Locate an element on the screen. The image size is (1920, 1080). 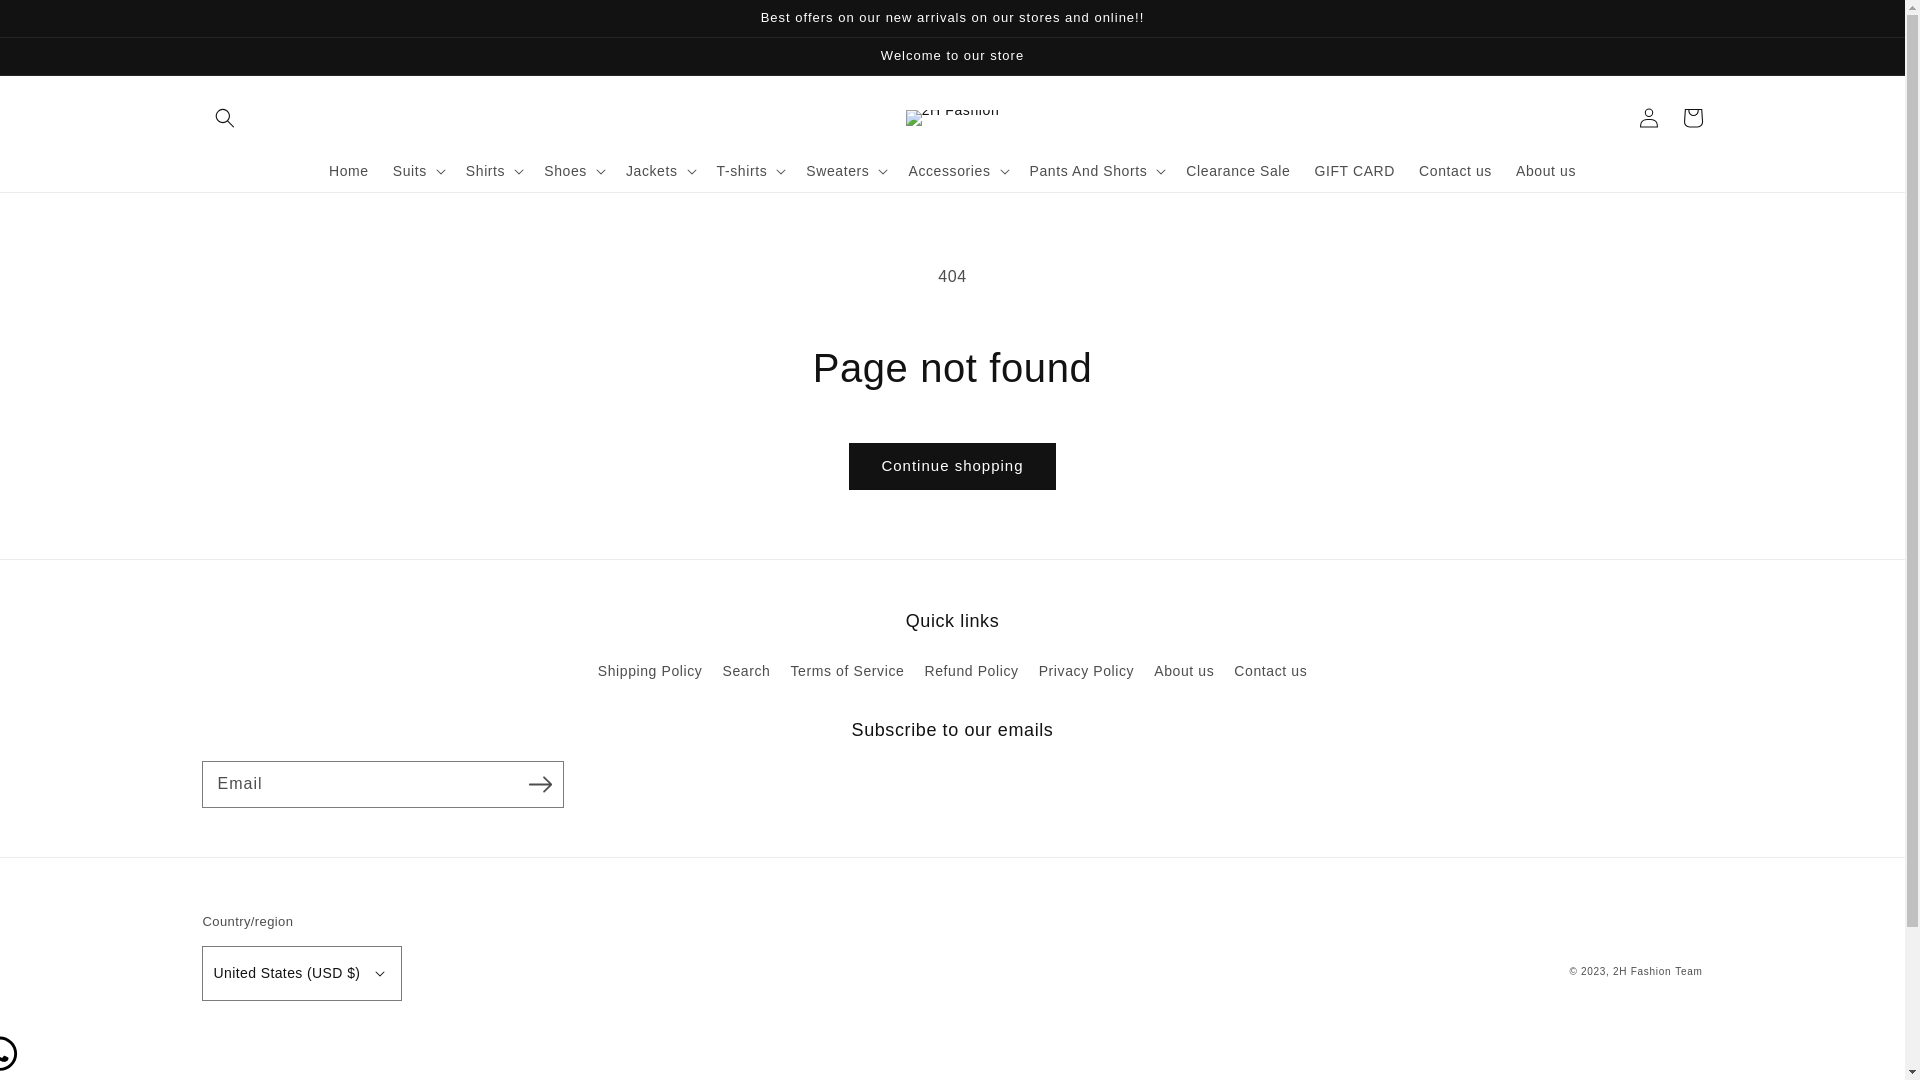
'Continue shopping' is located at coordinates (950, 466).